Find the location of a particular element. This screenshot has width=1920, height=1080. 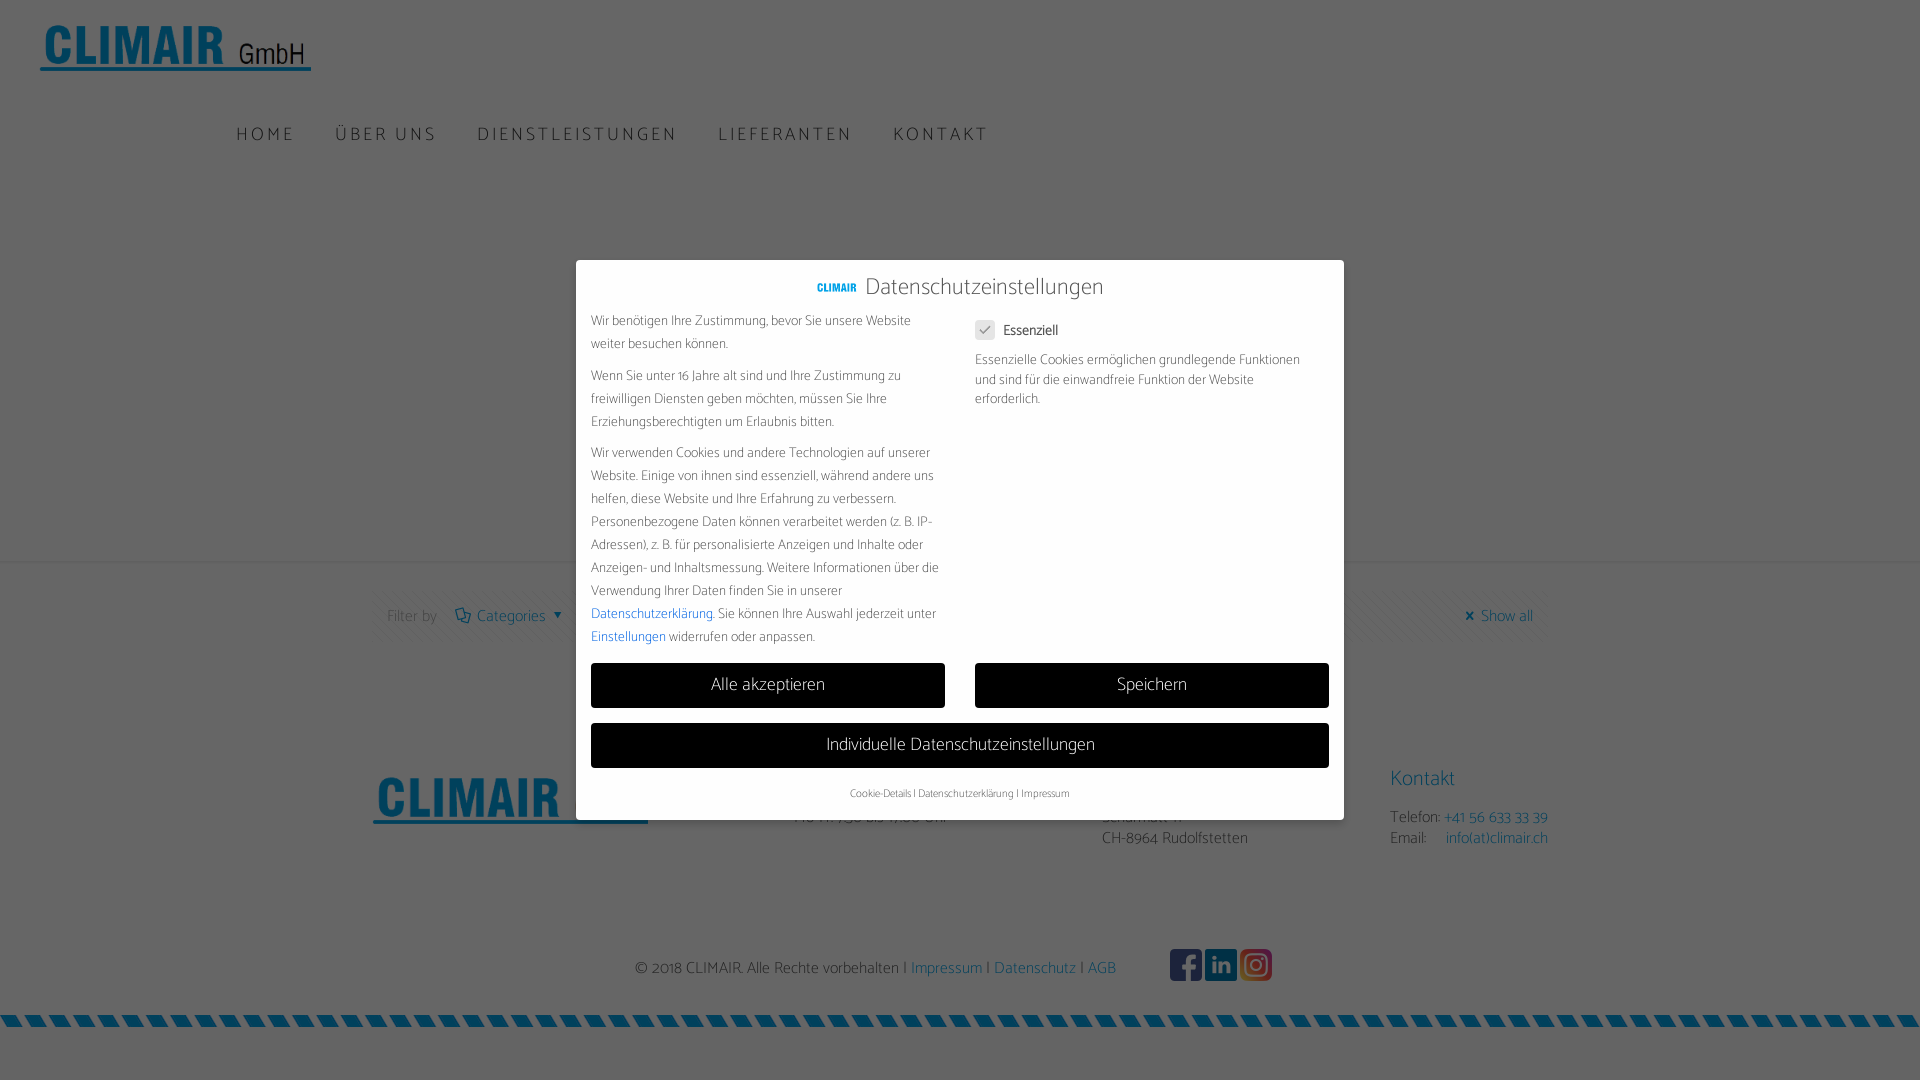

'Facebook' is located at coordinates (1166, 974).